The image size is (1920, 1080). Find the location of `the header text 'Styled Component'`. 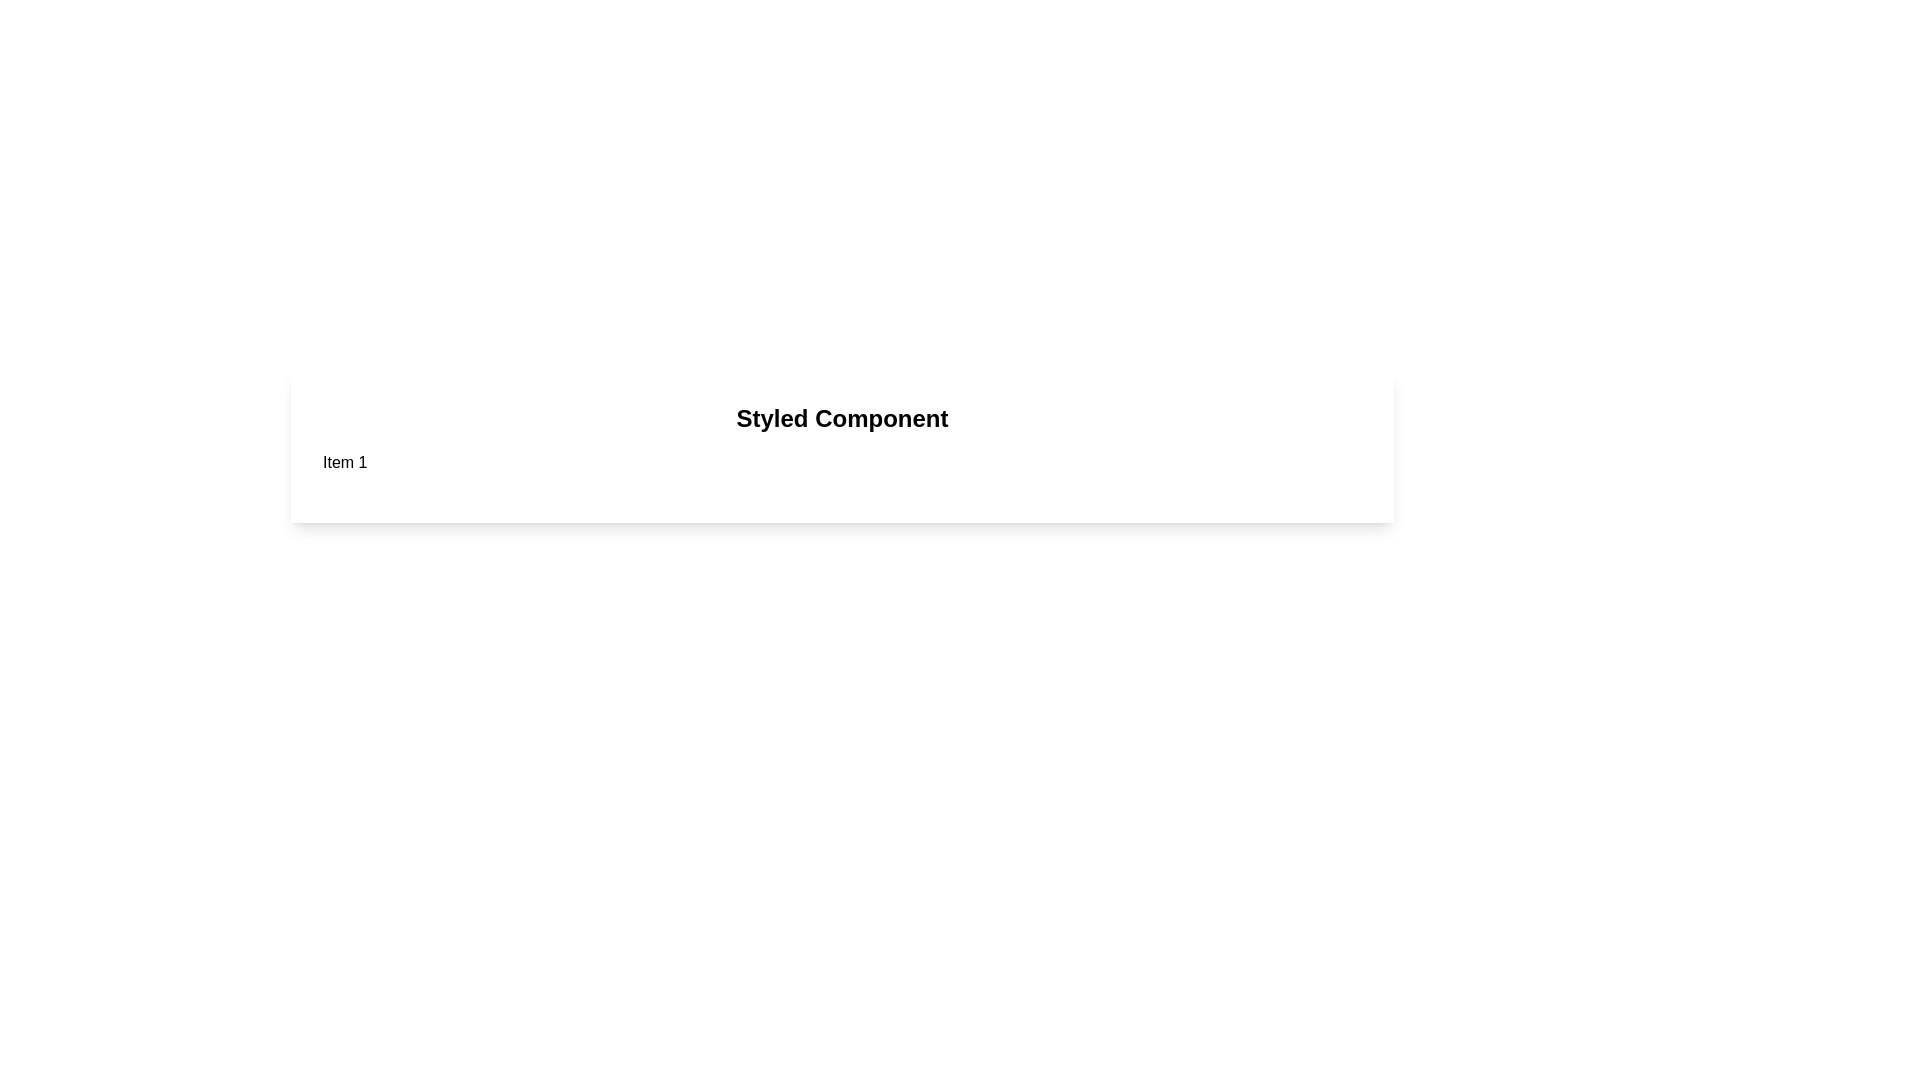

the header text 'Styled Component' is located at coordinates (842, 418).